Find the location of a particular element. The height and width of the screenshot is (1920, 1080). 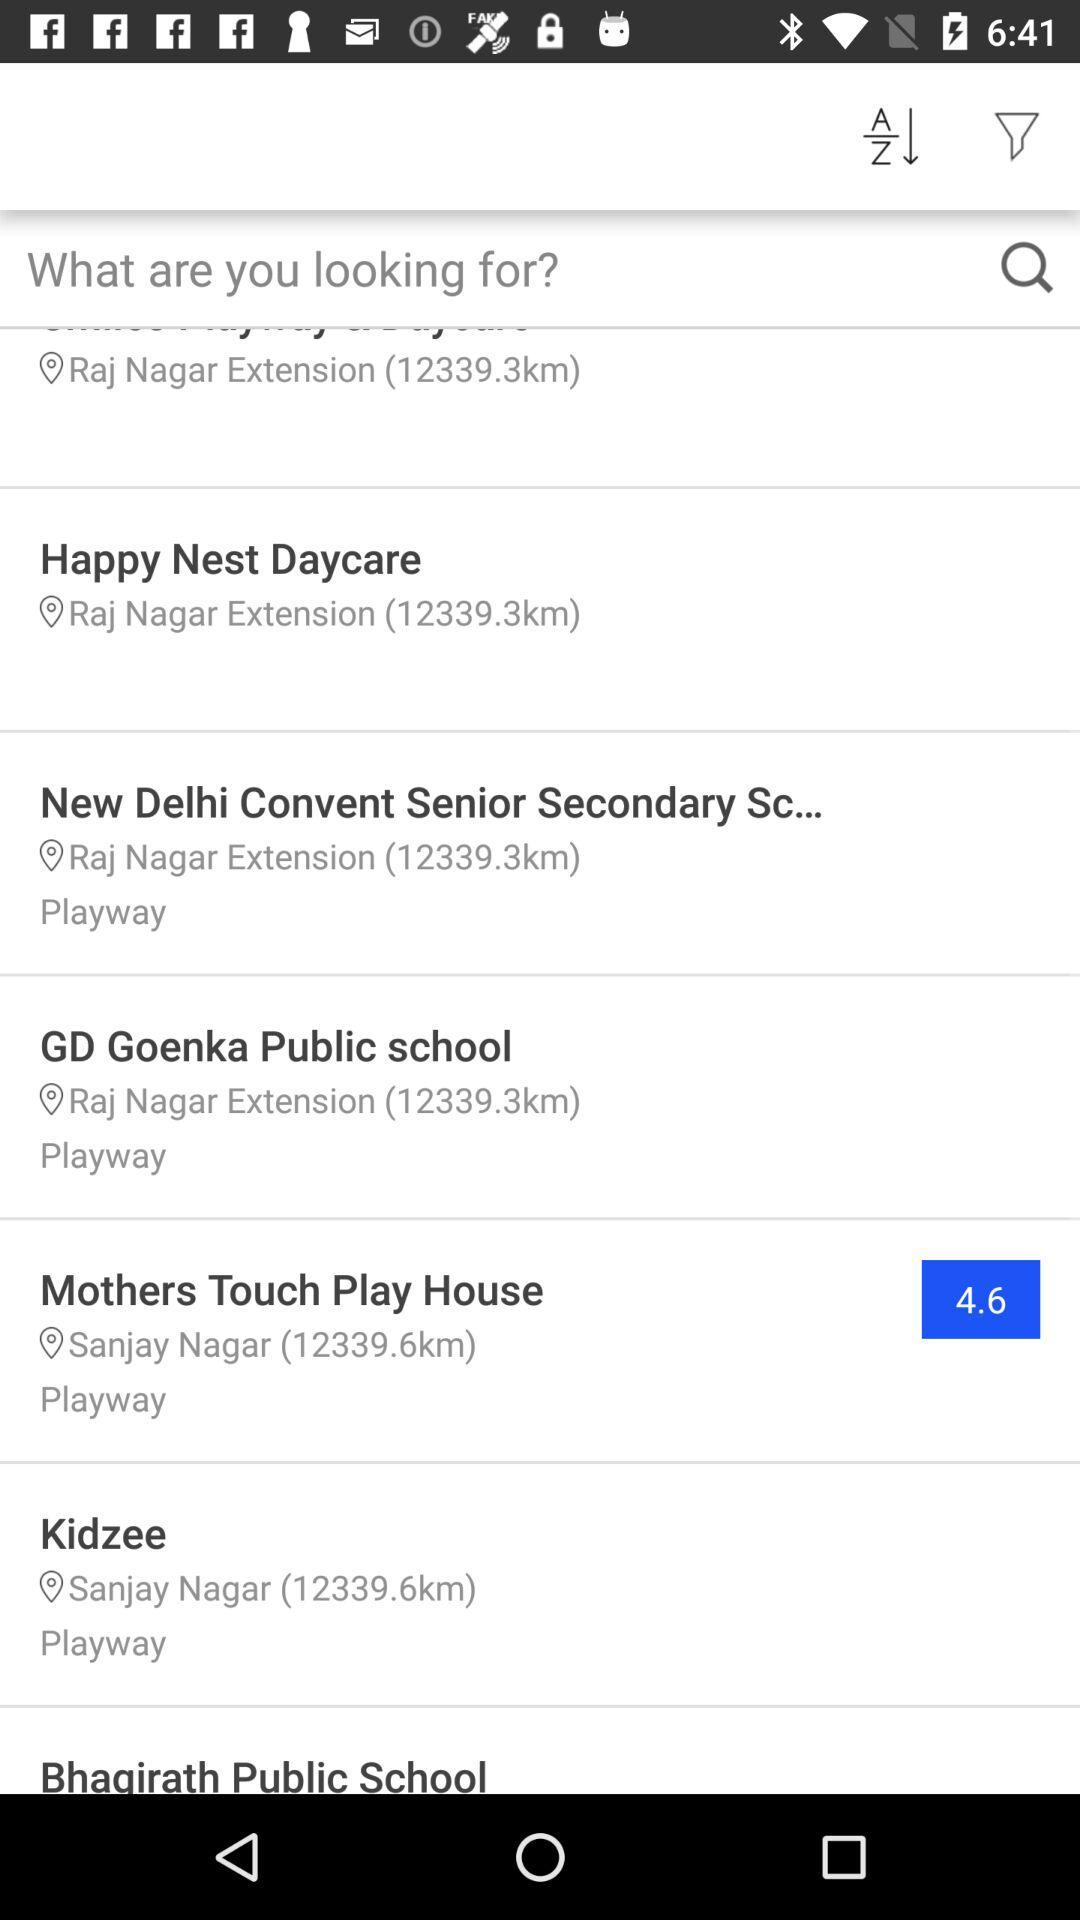

the search icon is located at coordinates (1027, 266).